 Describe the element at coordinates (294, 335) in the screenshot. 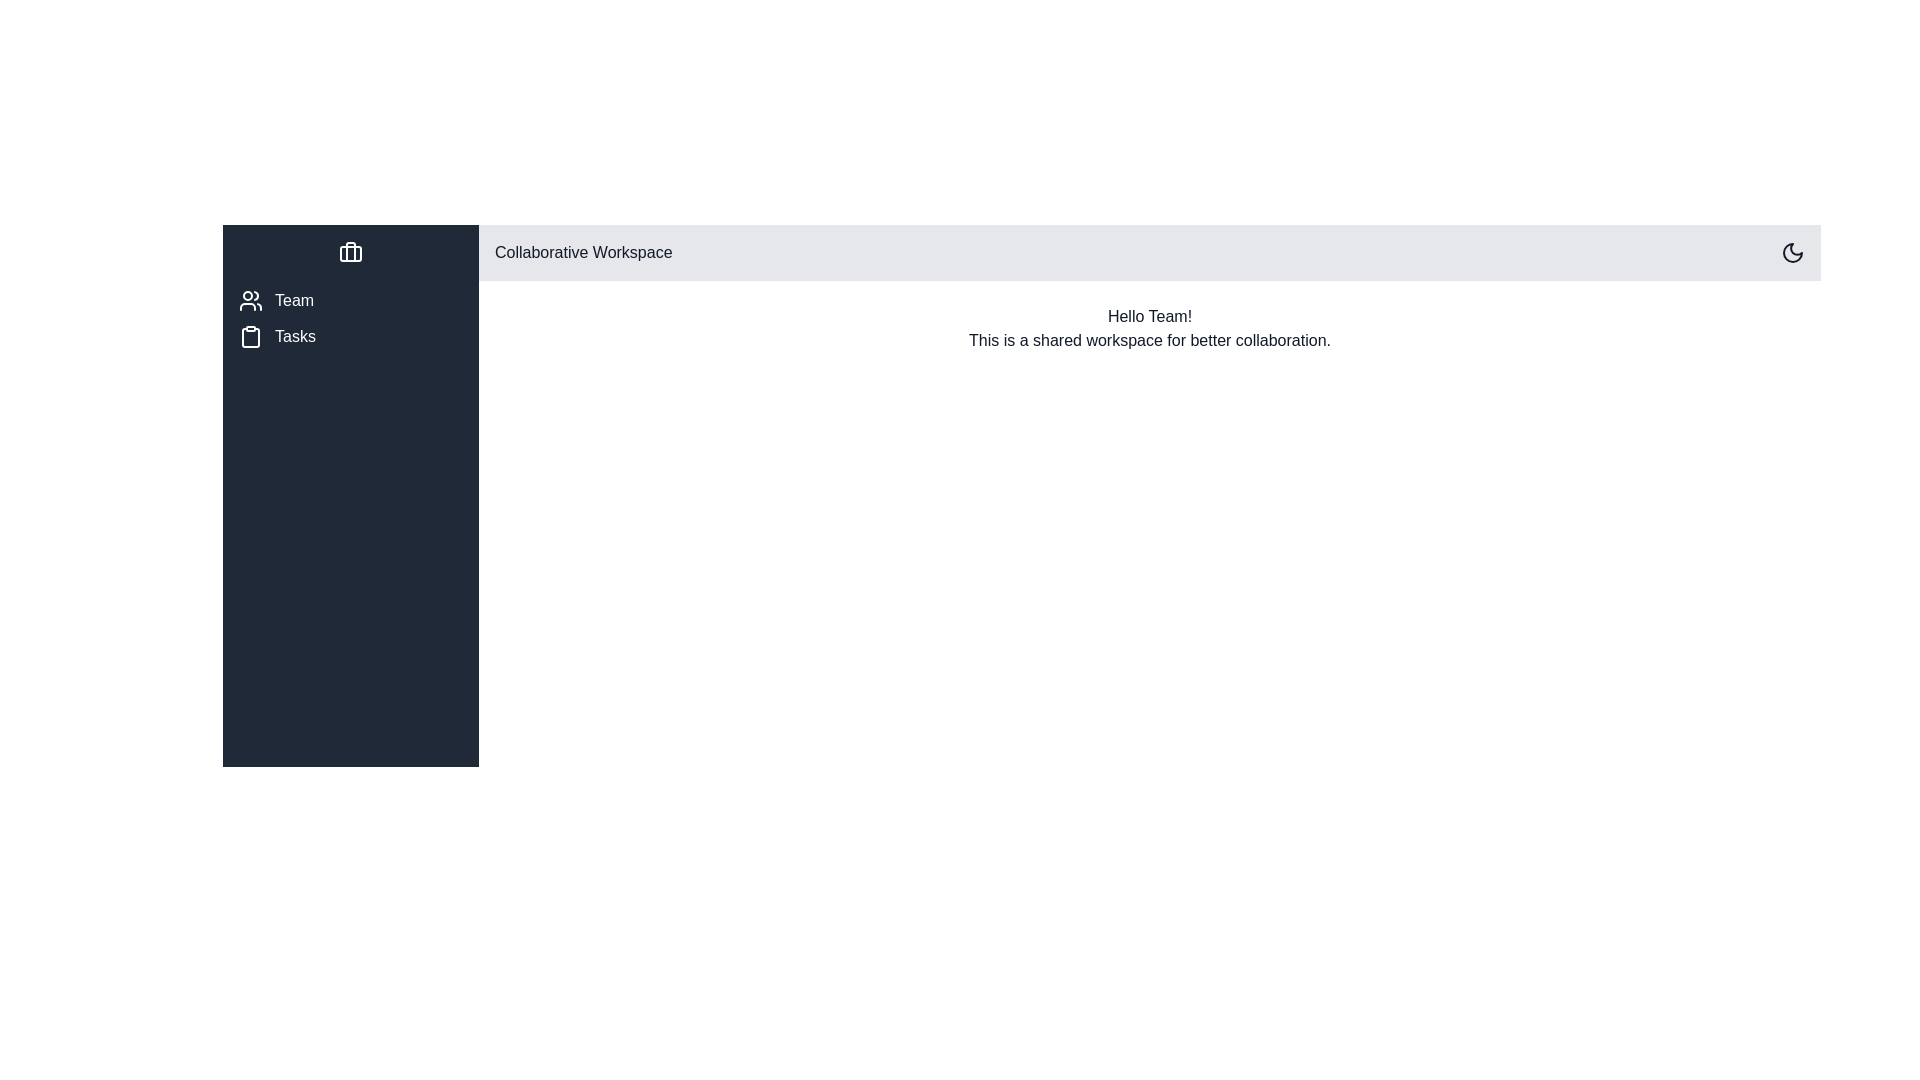

I see `the 'Tasks' text label located below the 'Team' label in the sidebar` at that location.